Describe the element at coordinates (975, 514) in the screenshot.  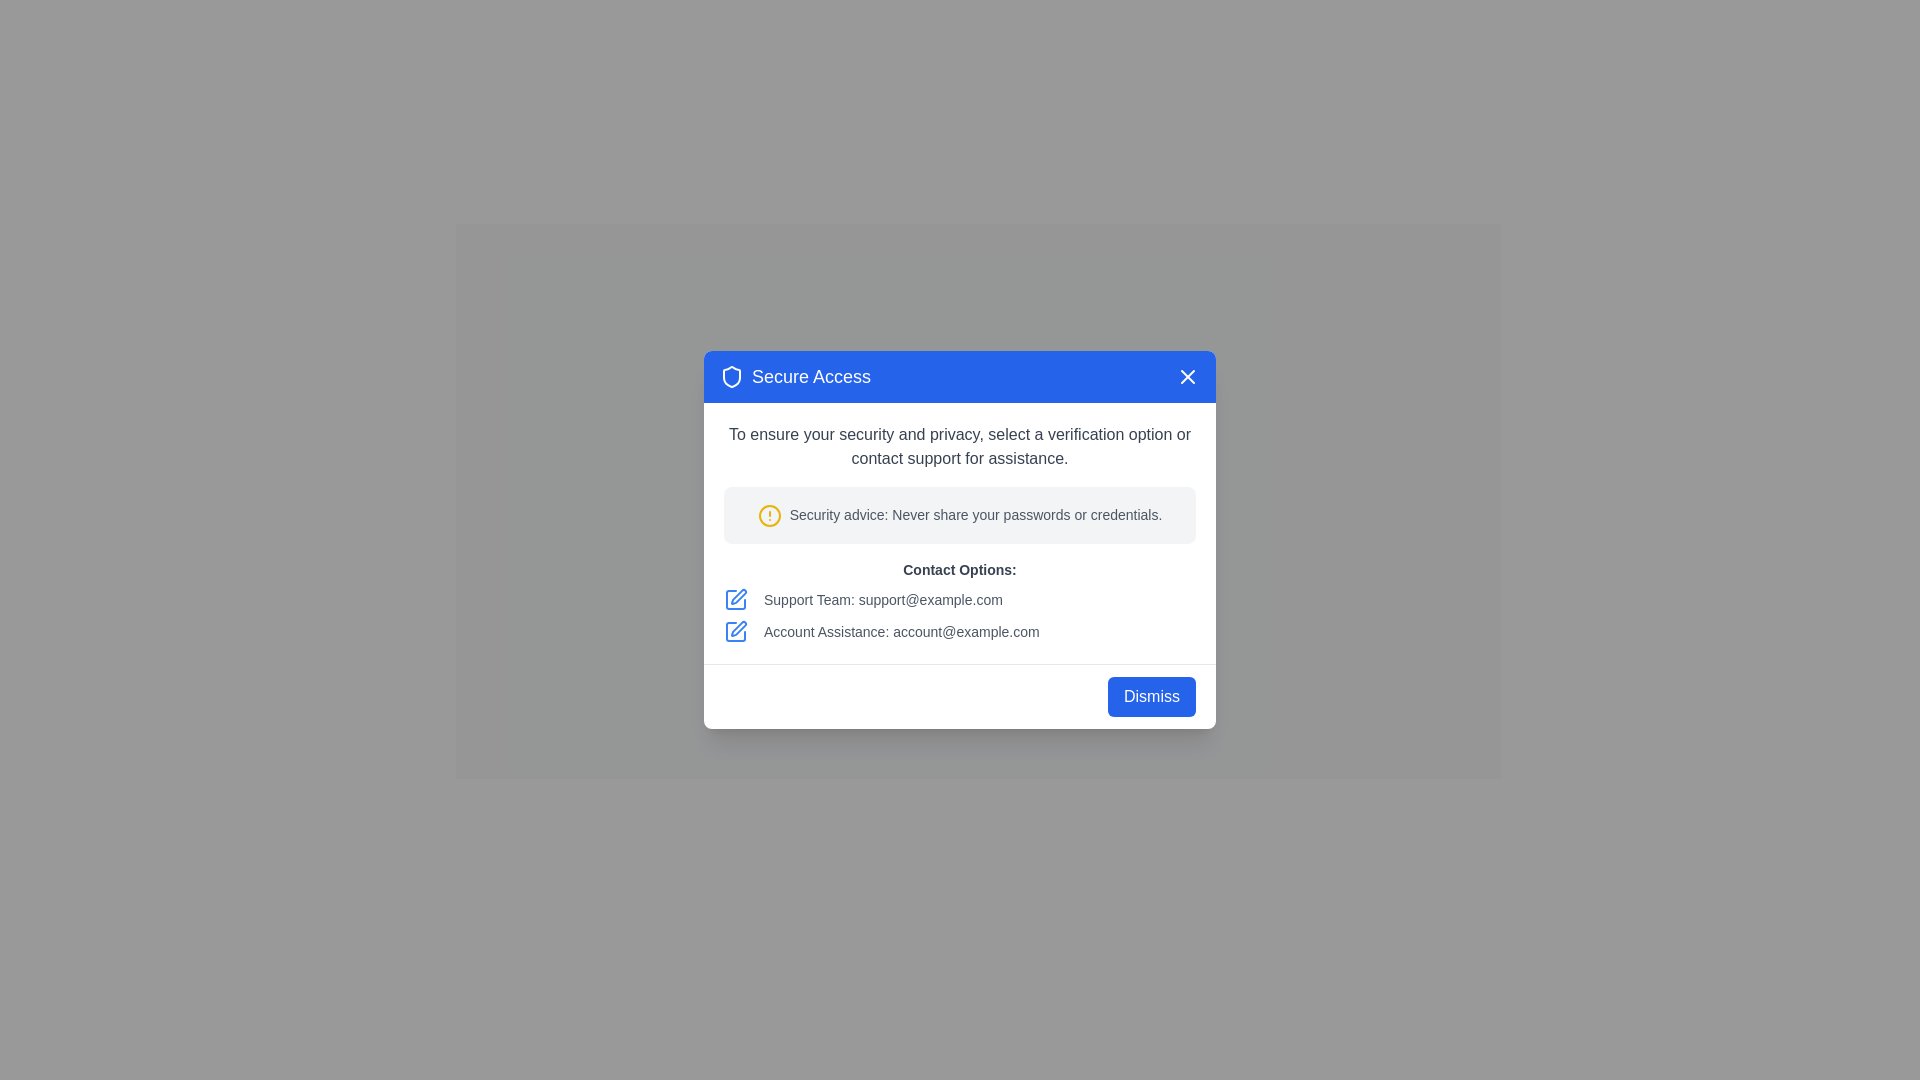
I see `the static text that reads 'Security advice: Never share your passwords or credentials.' displayed in a grey box with rounded corners, positioned beneath the 'Secure Access' header` at that location.